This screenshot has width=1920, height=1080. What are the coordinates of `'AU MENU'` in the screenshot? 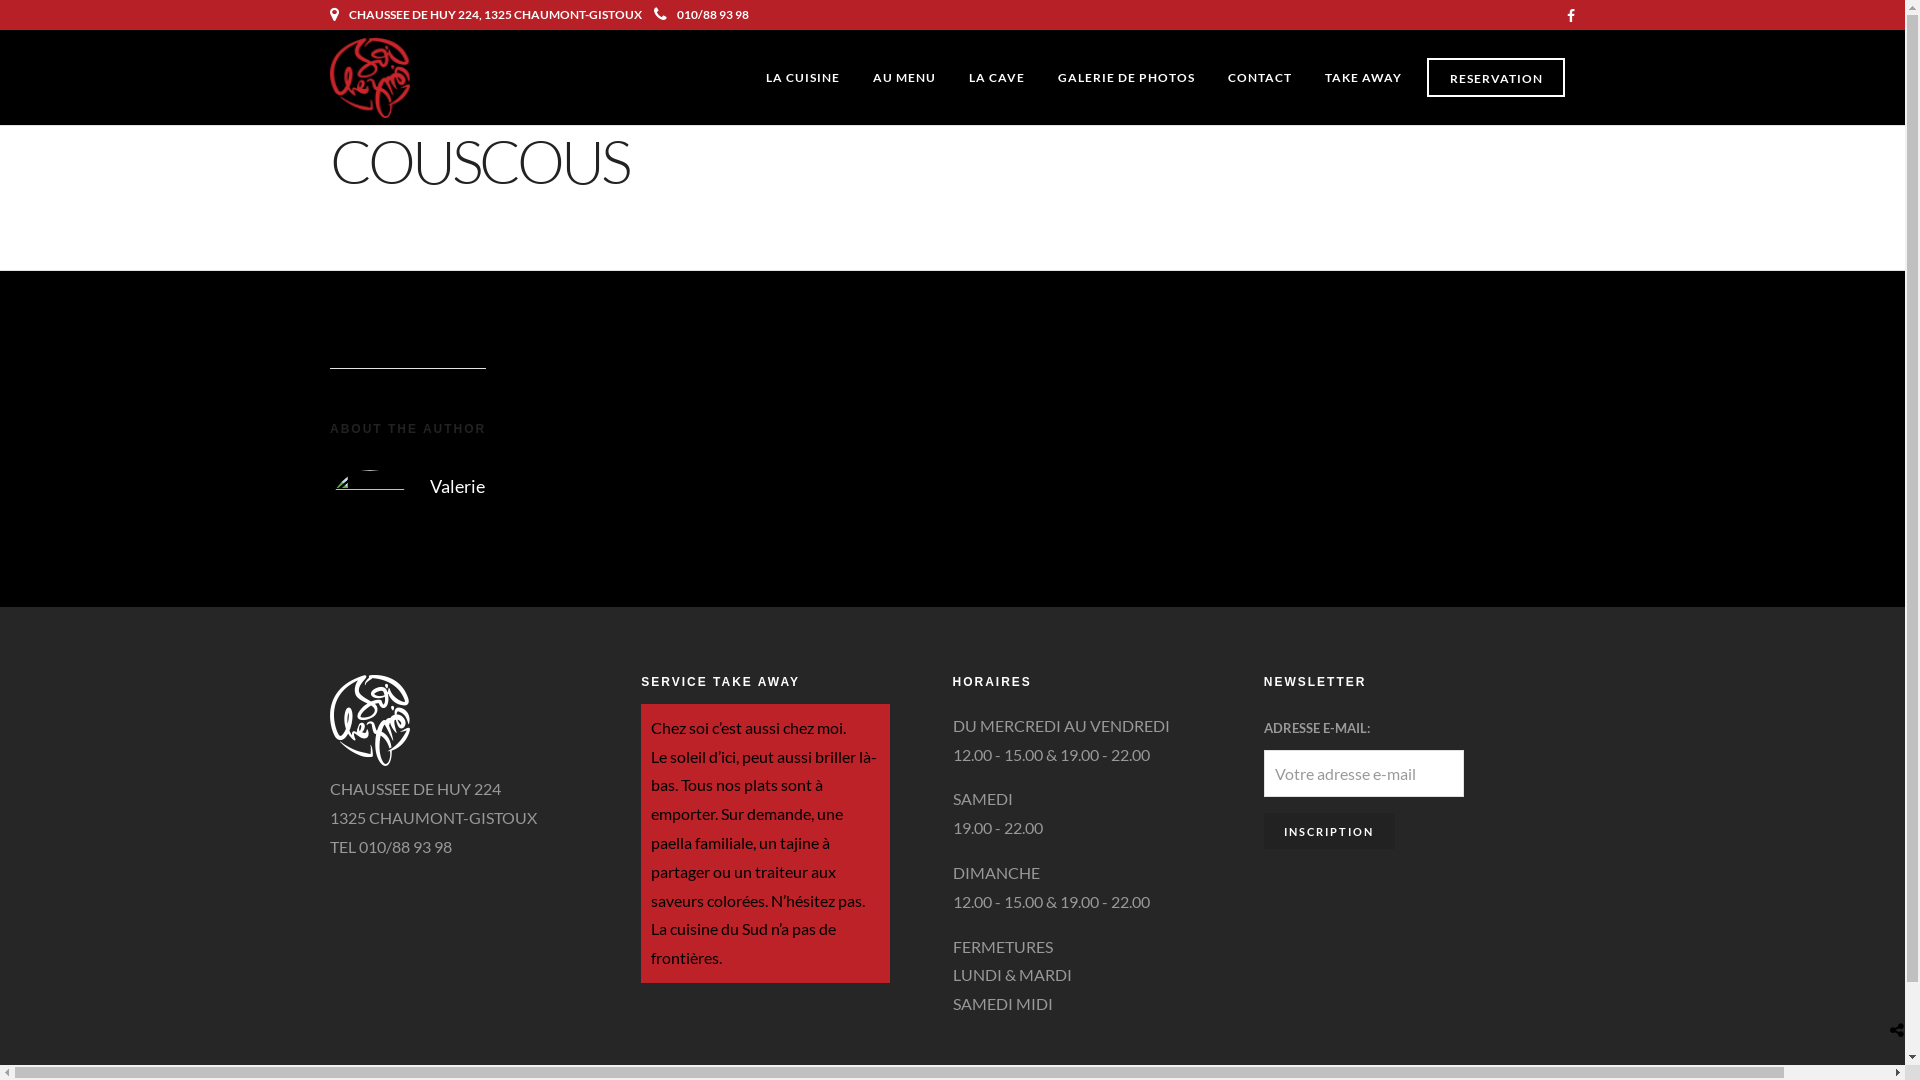 It's located at (858, 77).